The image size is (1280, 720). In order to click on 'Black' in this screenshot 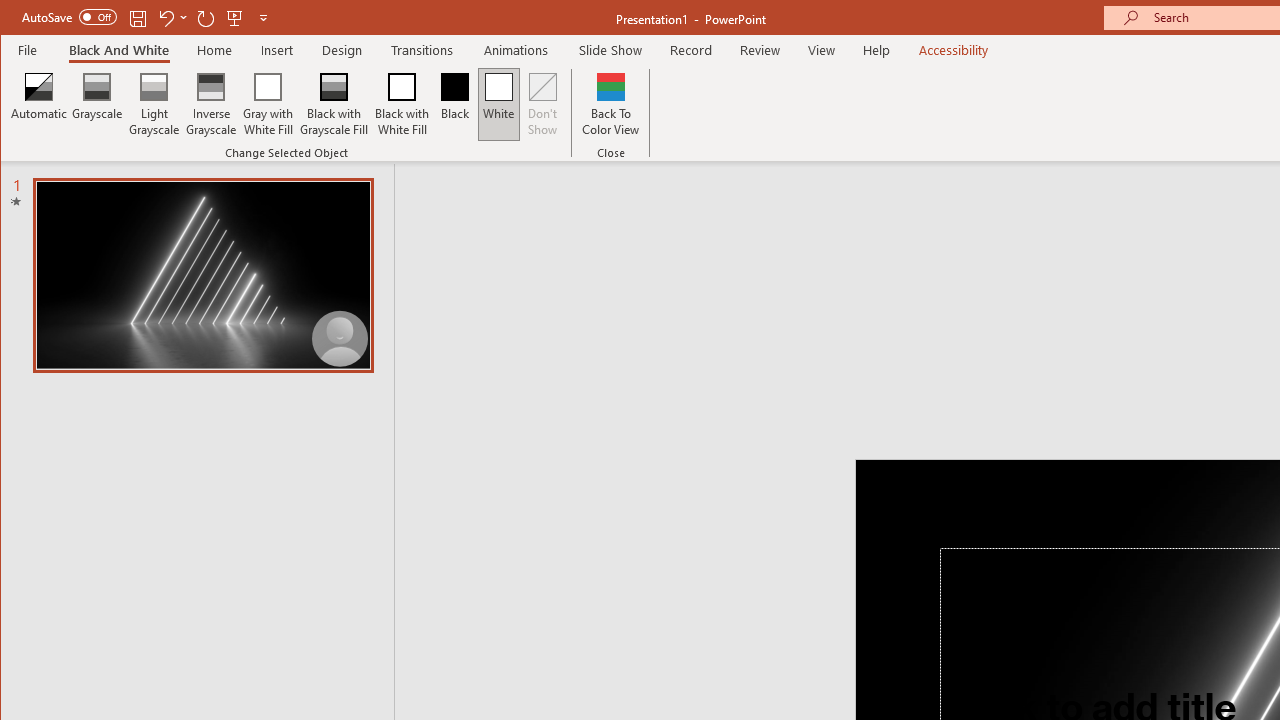, I will do `click(454, 104)`.